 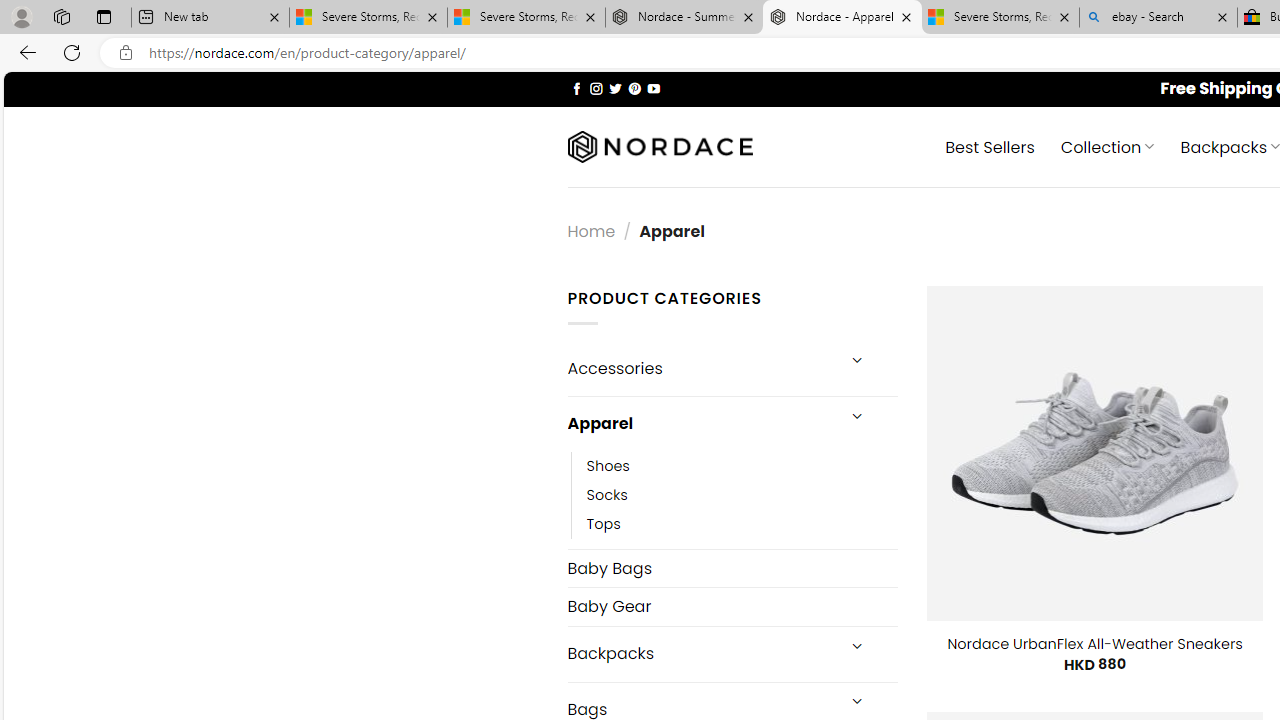 I want to click on 'Tops', so click(x=741, y=523).